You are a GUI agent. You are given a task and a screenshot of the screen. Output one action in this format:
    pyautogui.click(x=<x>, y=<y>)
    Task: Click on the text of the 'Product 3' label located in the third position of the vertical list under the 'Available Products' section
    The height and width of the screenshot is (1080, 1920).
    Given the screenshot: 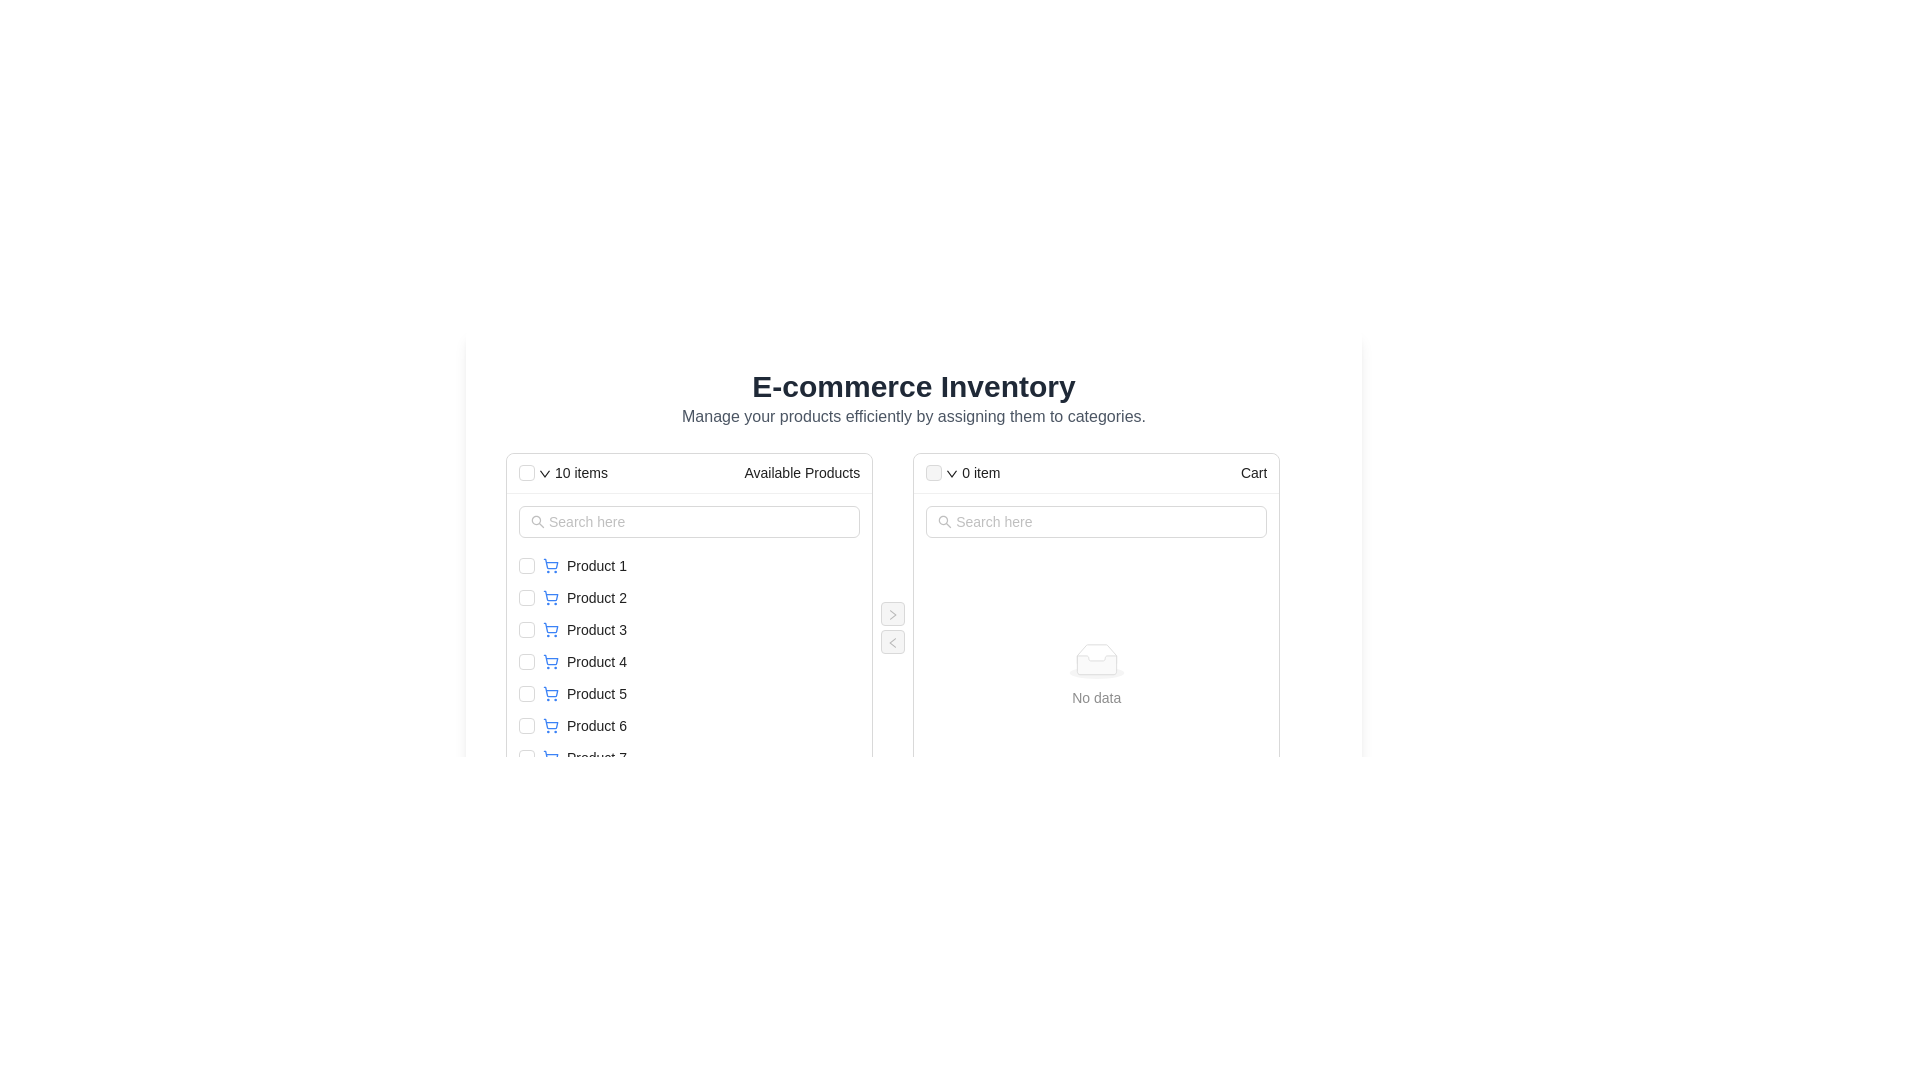 What is the action you would take?
    pyautogui.click(x=595, y=628)
    